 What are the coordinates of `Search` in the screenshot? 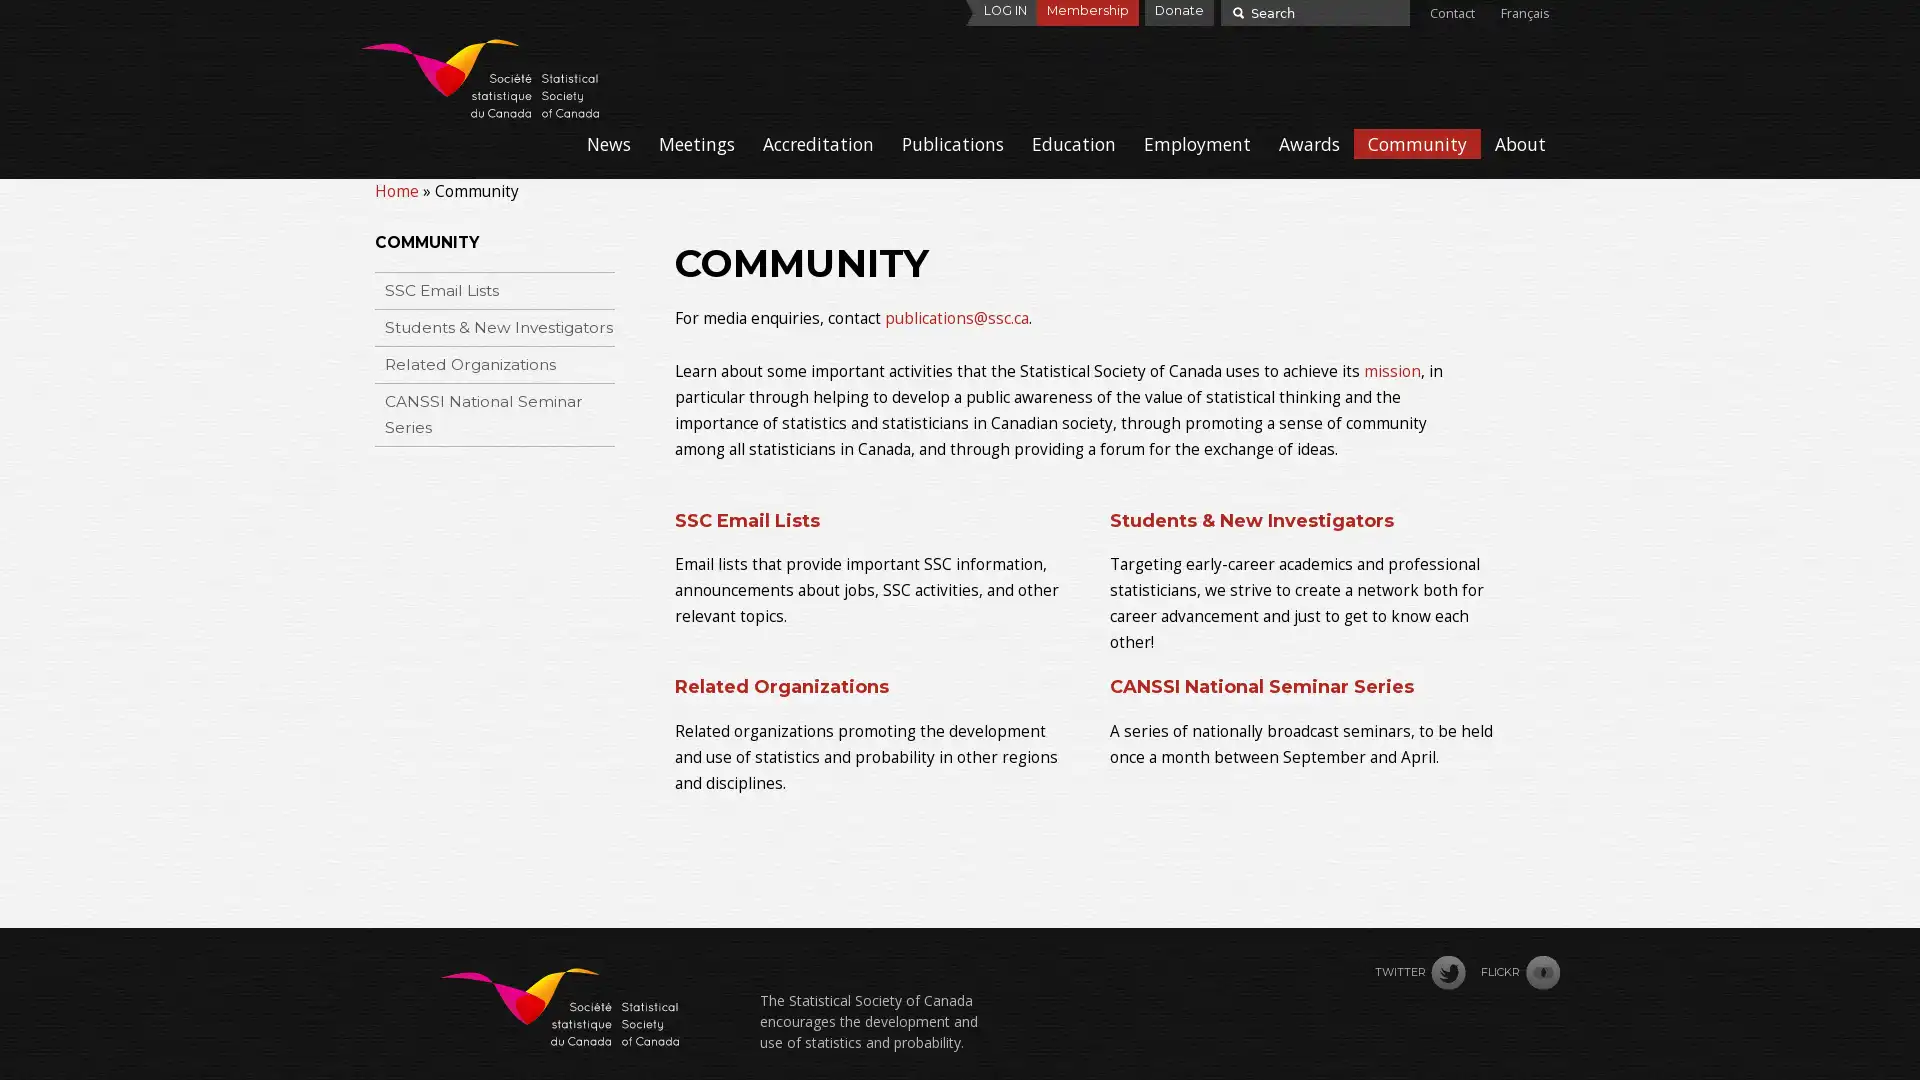 It's located at (1235, 11).